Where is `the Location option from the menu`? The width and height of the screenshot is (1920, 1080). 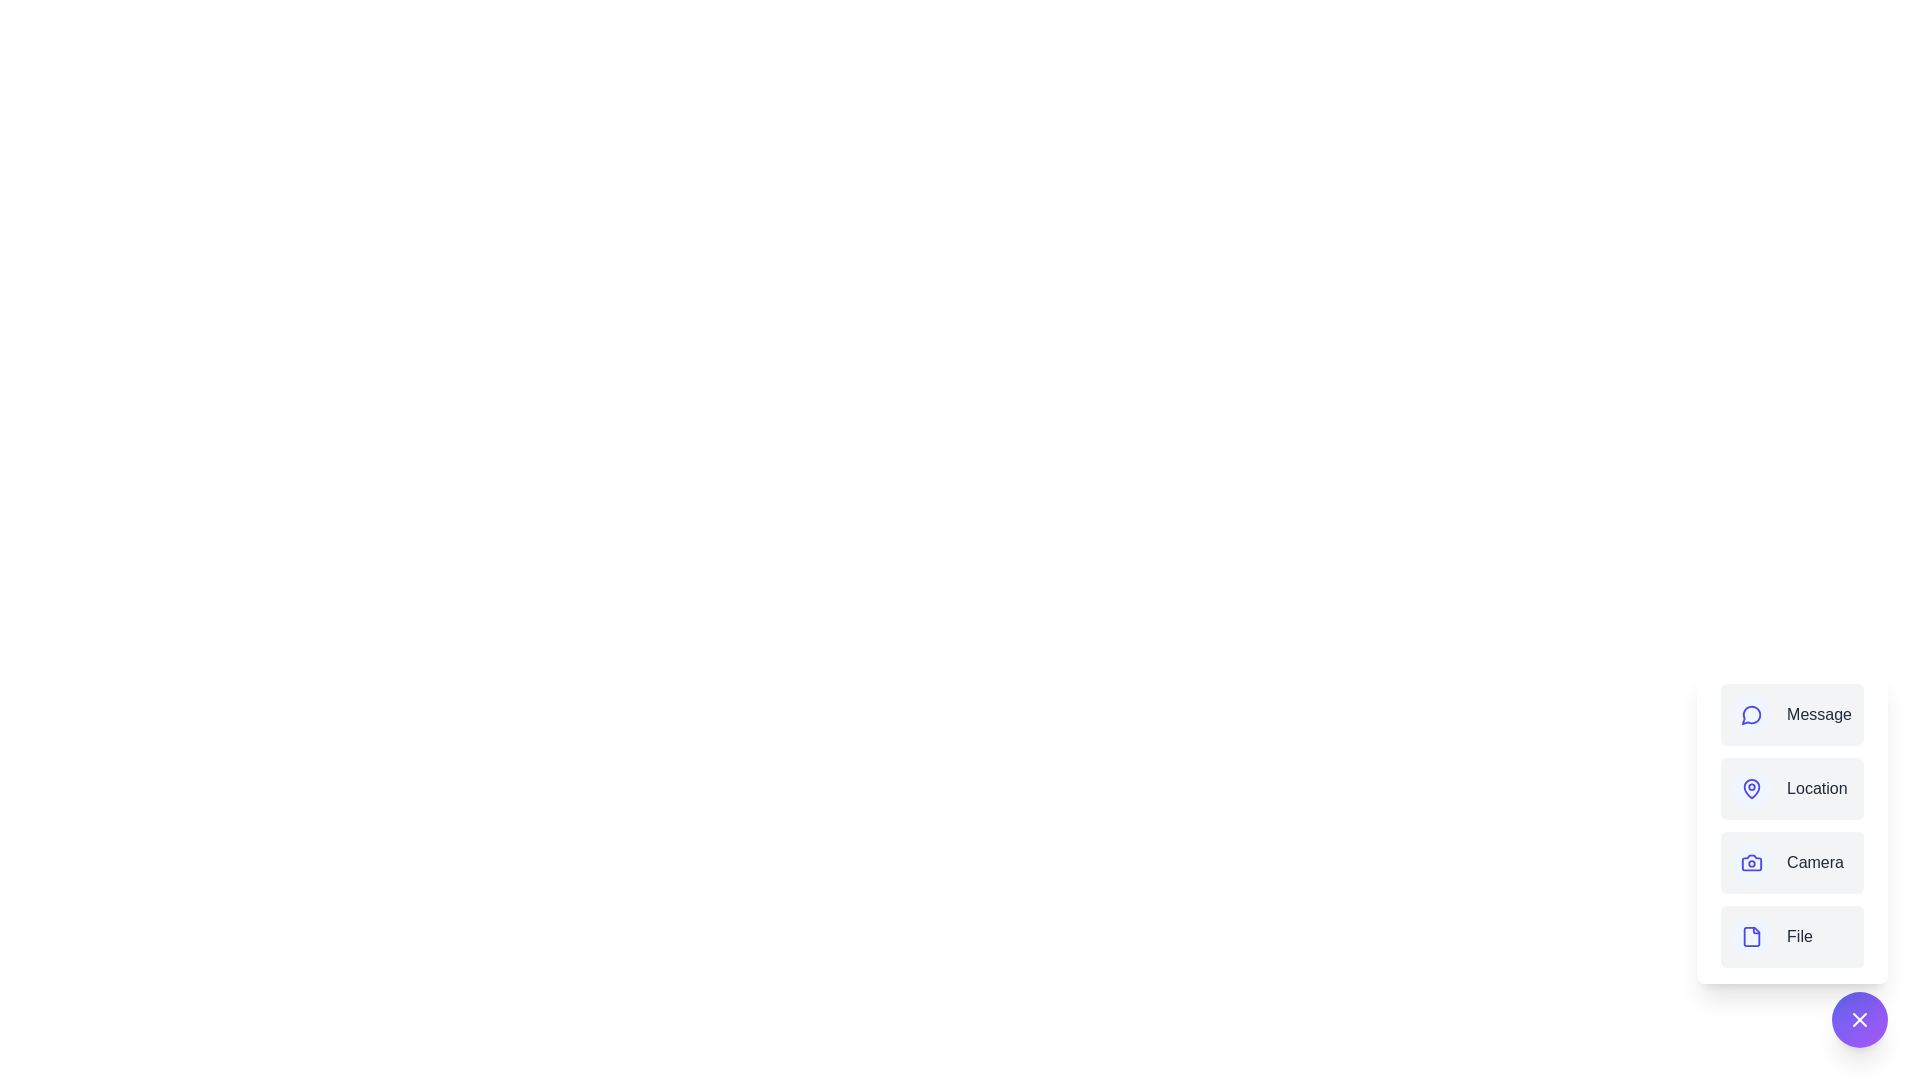
the Location option from the menu is located at coordinates (1791, 788).